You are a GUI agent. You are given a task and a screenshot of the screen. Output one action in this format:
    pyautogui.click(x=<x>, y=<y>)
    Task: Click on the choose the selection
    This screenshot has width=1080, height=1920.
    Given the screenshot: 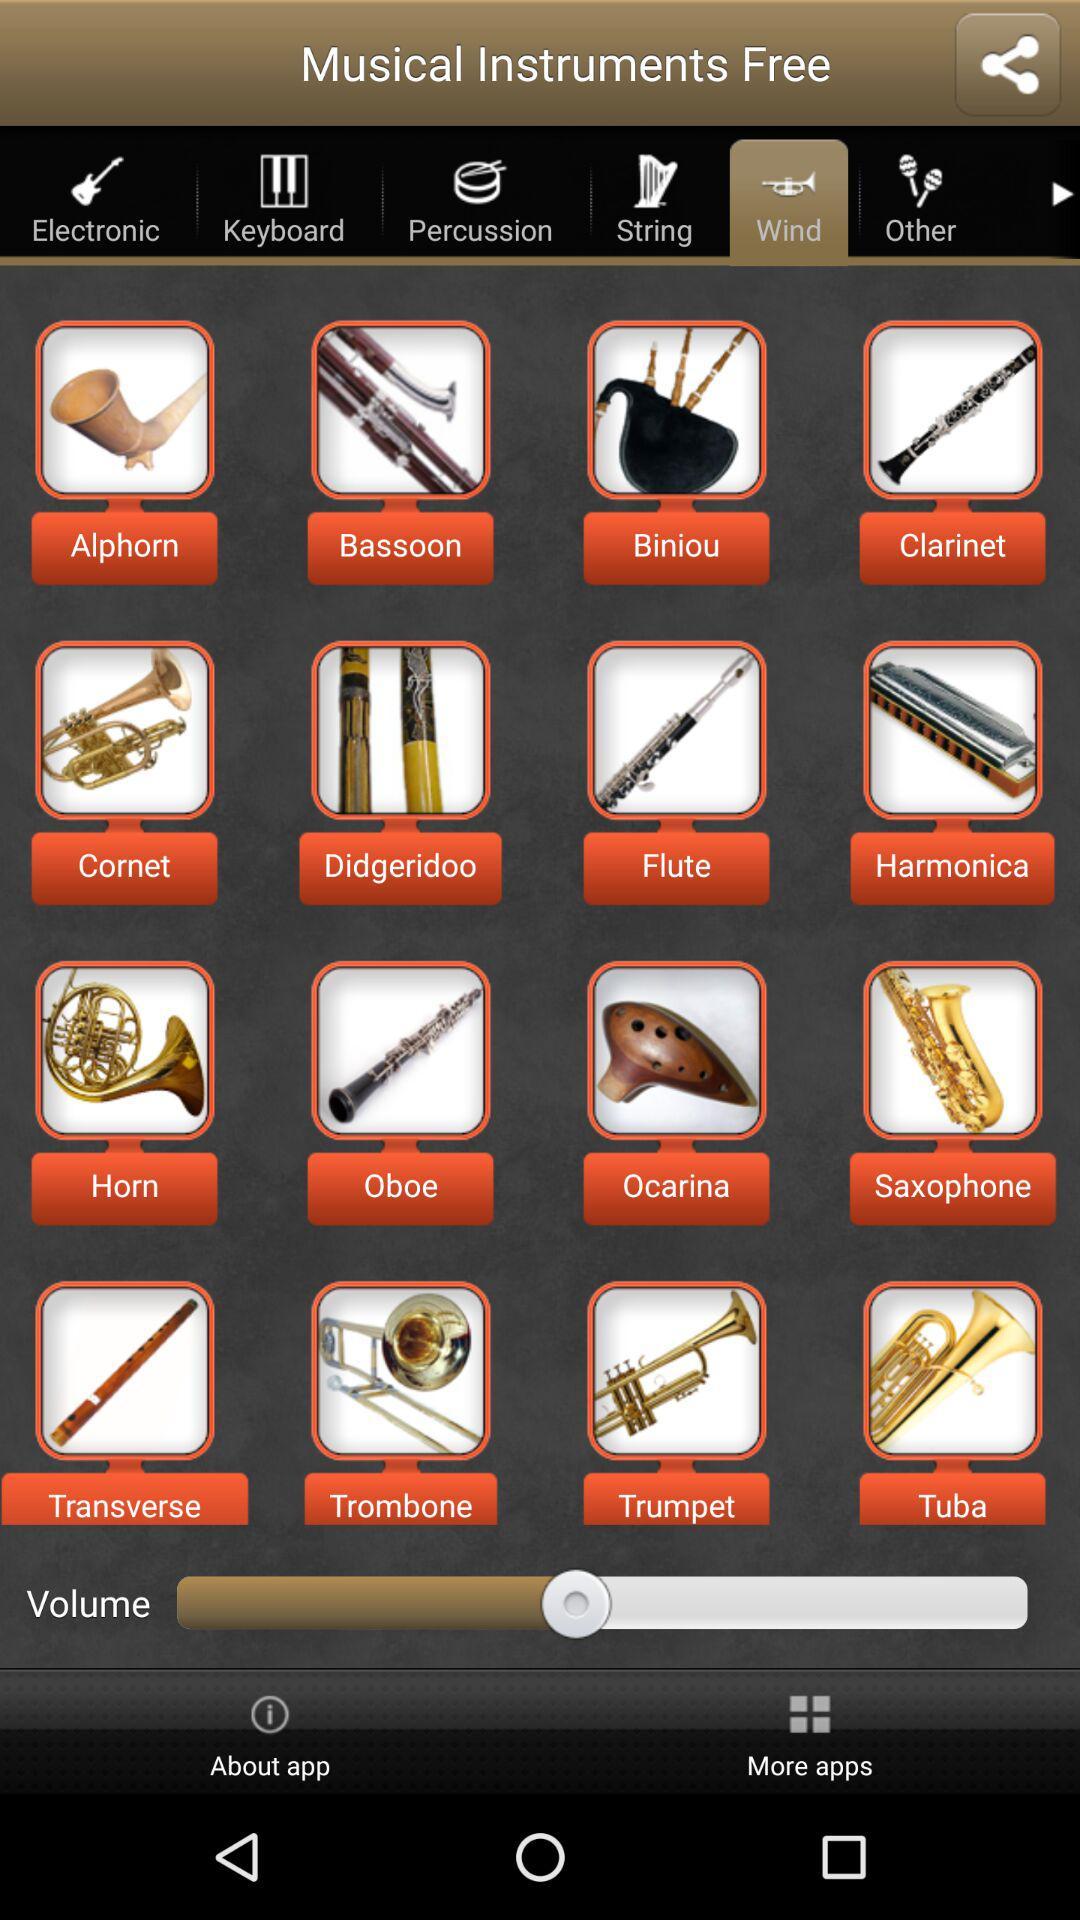 What is the action you would take?
    pyautogui.click(x=675, y=1369)
    